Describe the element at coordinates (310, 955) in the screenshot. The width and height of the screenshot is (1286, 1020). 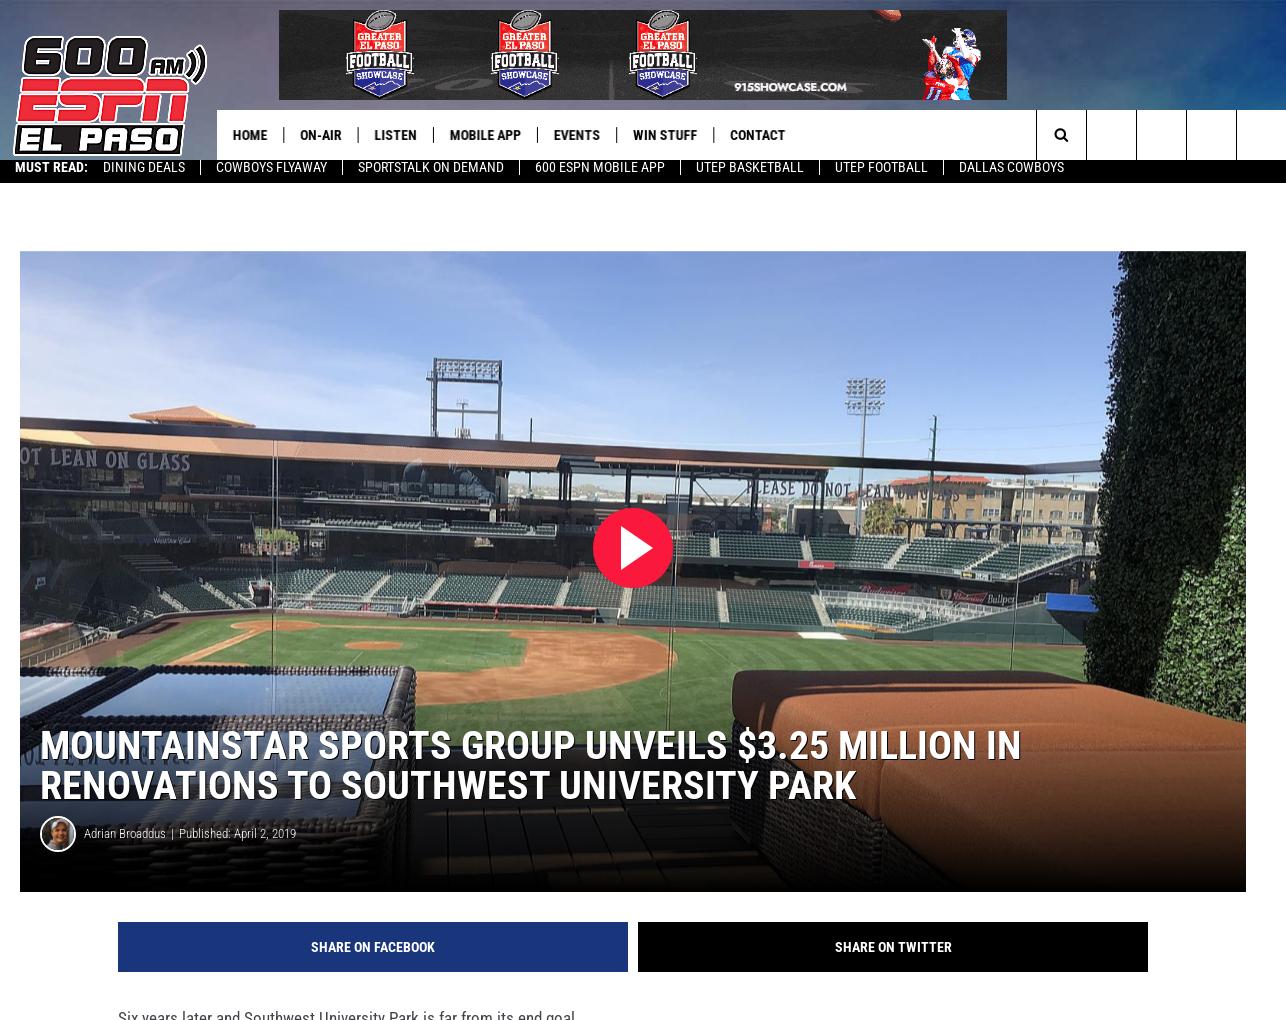
I see `'Share on Facebook'` at that location.